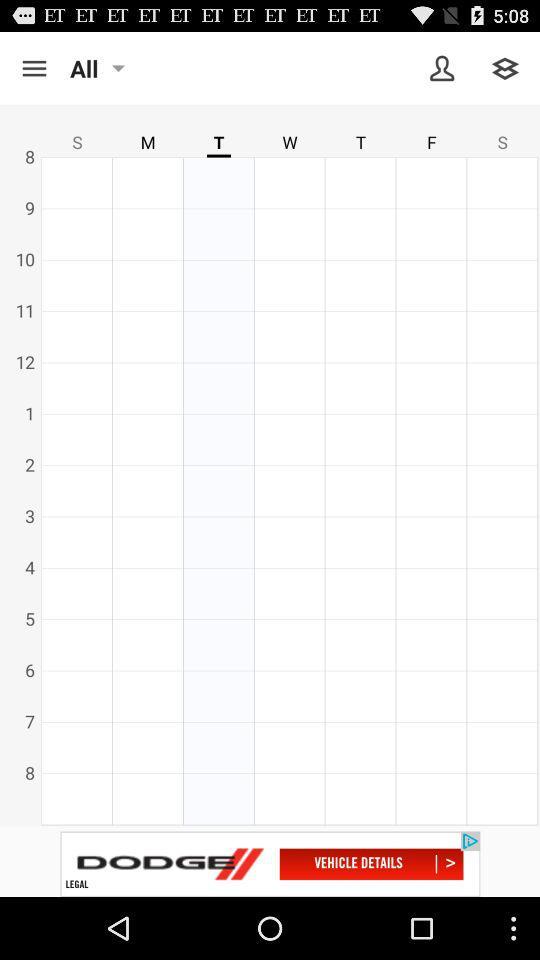 This screenshot has width=540, height=960. What do you see at coordinates (442, 68) in the screenshot?
I see `contact` at bounding box center [442, 68].